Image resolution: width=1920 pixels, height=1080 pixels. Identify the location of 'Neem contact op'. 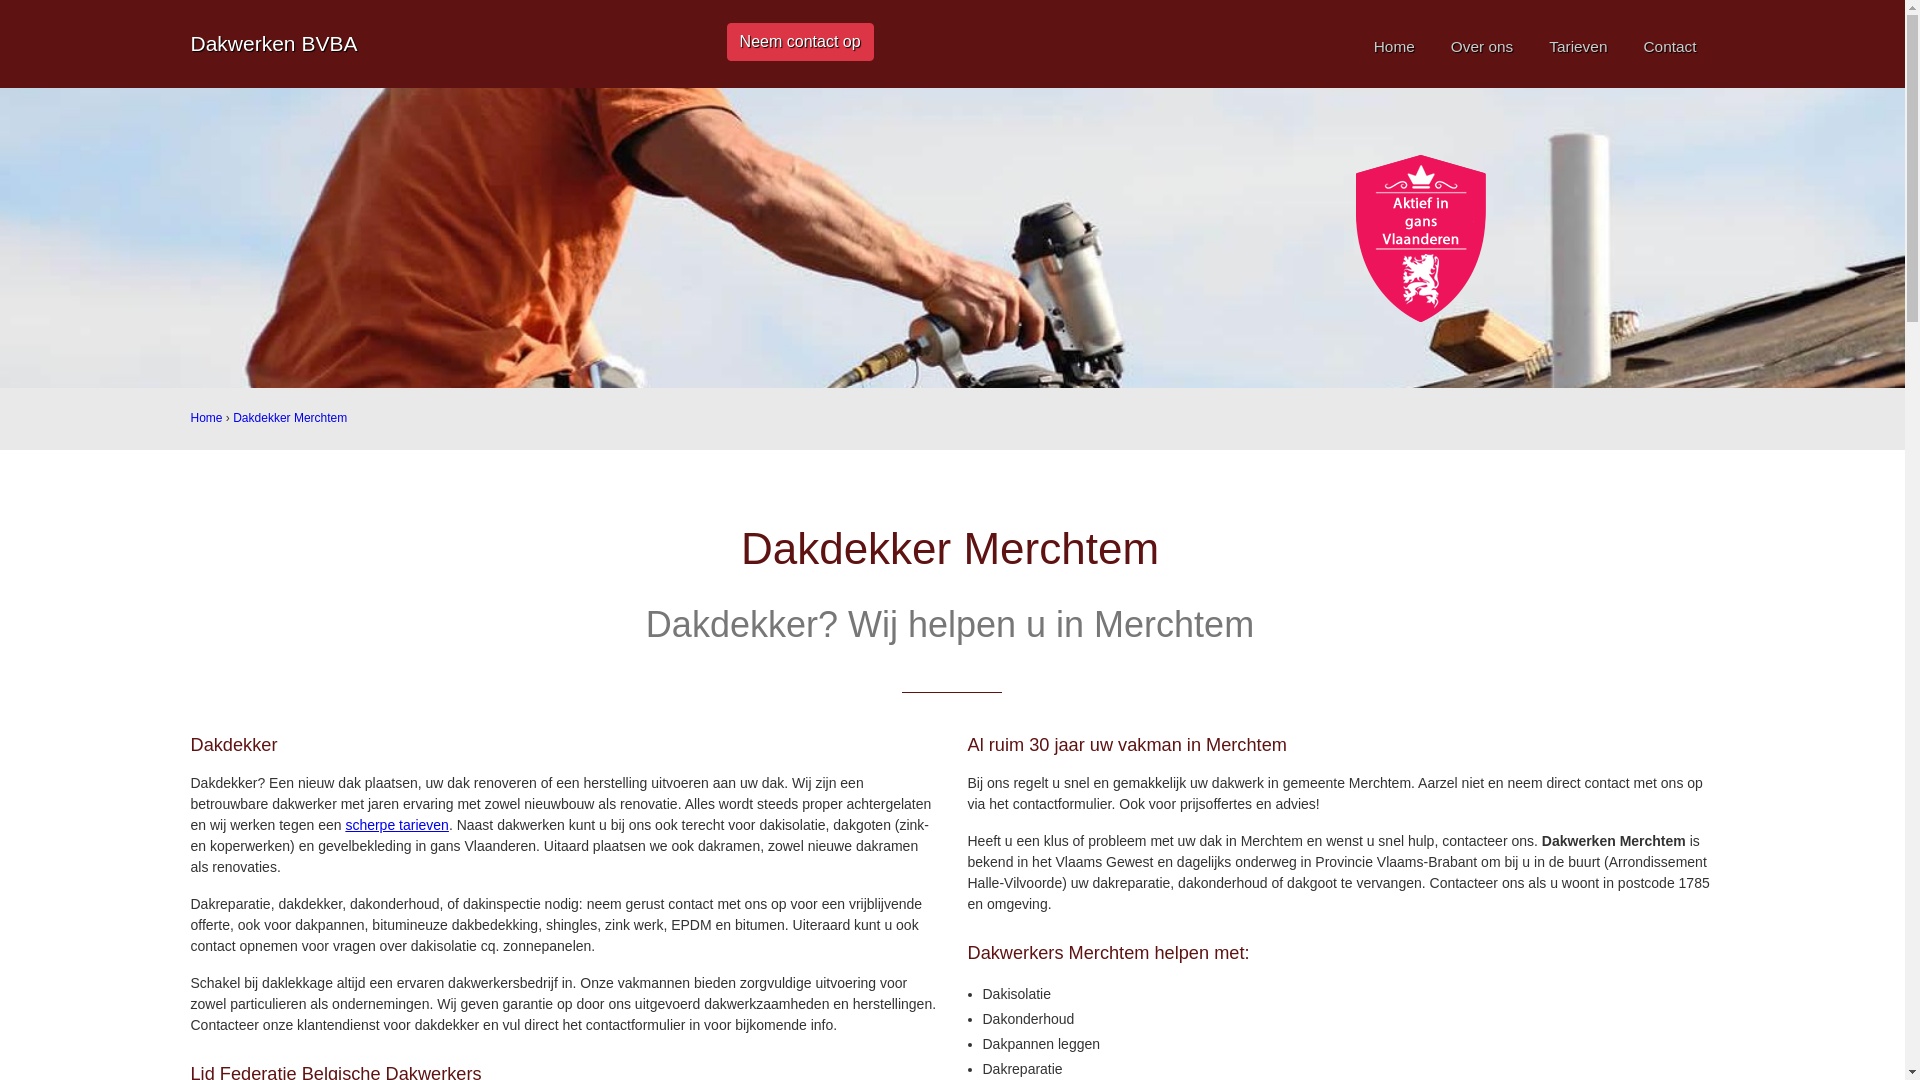
(800, 42).